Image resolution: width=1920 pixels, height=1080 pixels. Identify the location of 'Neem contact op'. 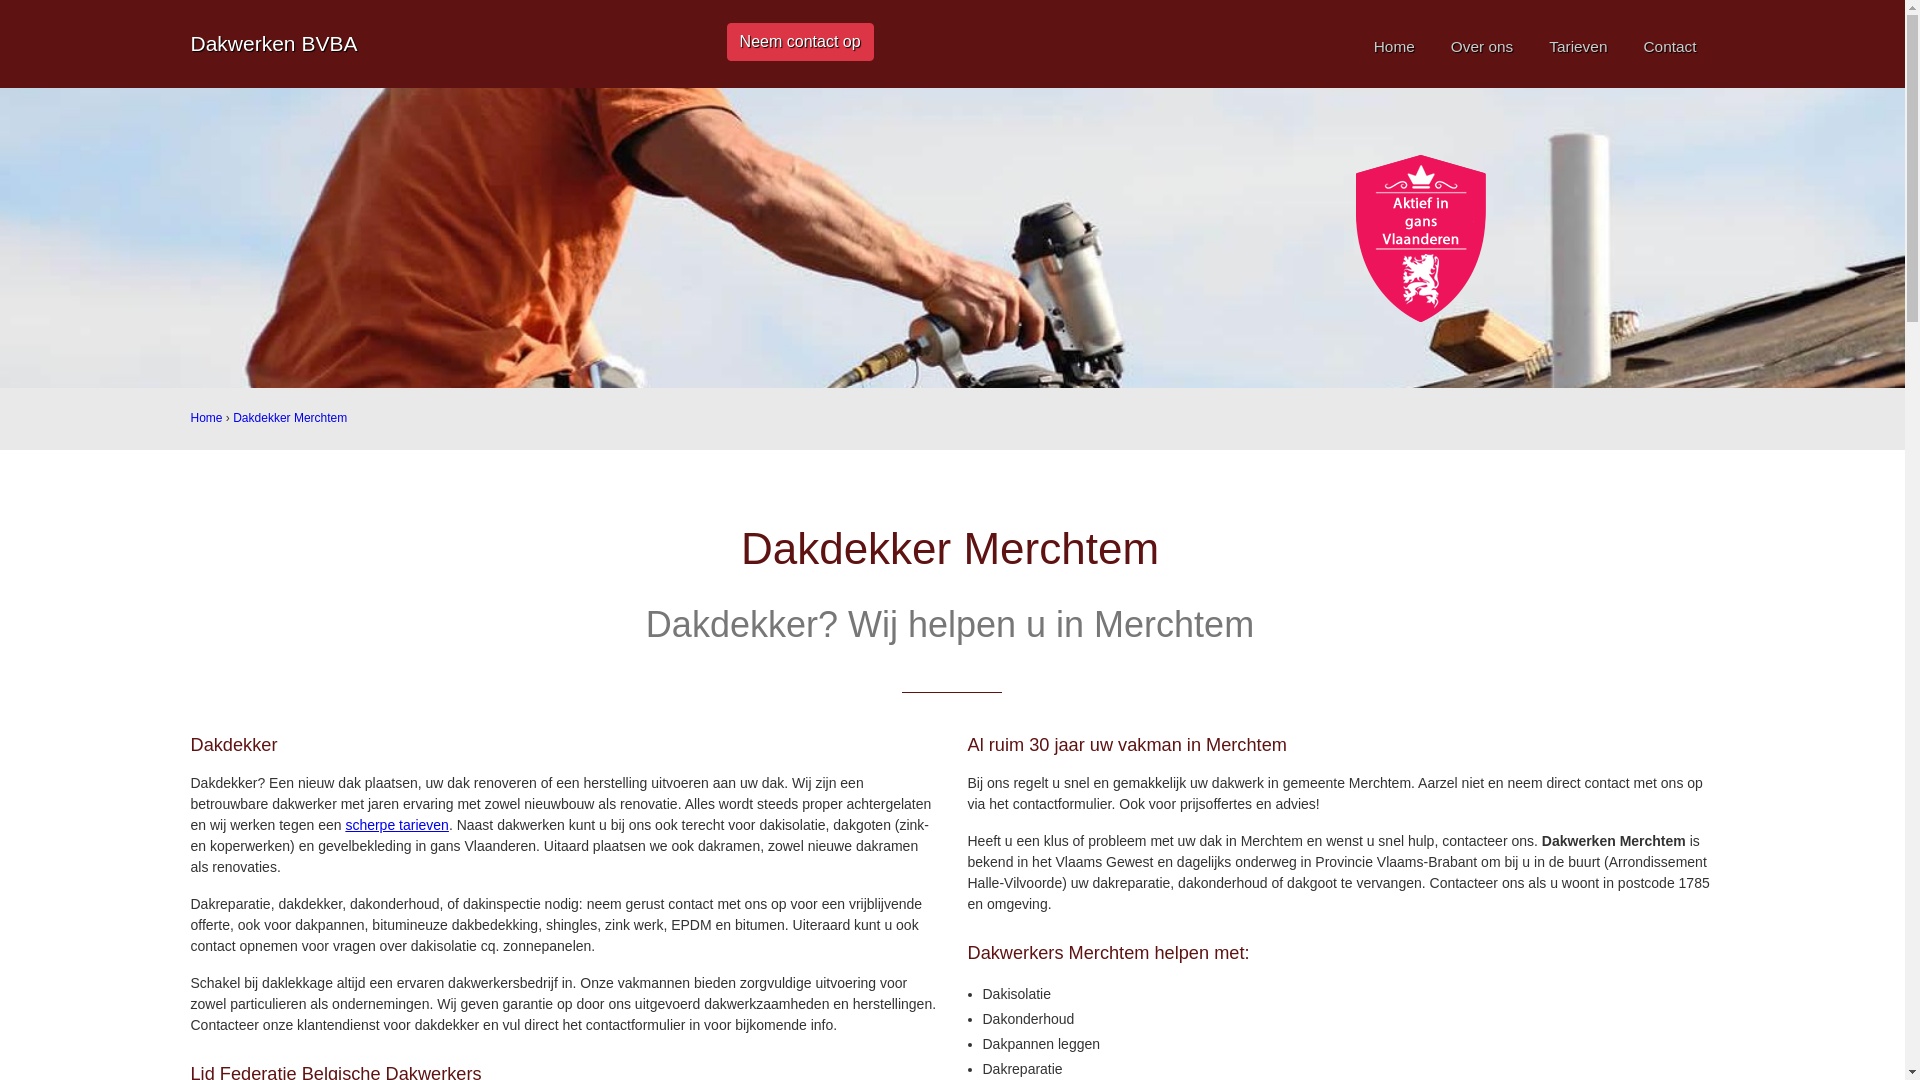
(800, 42).